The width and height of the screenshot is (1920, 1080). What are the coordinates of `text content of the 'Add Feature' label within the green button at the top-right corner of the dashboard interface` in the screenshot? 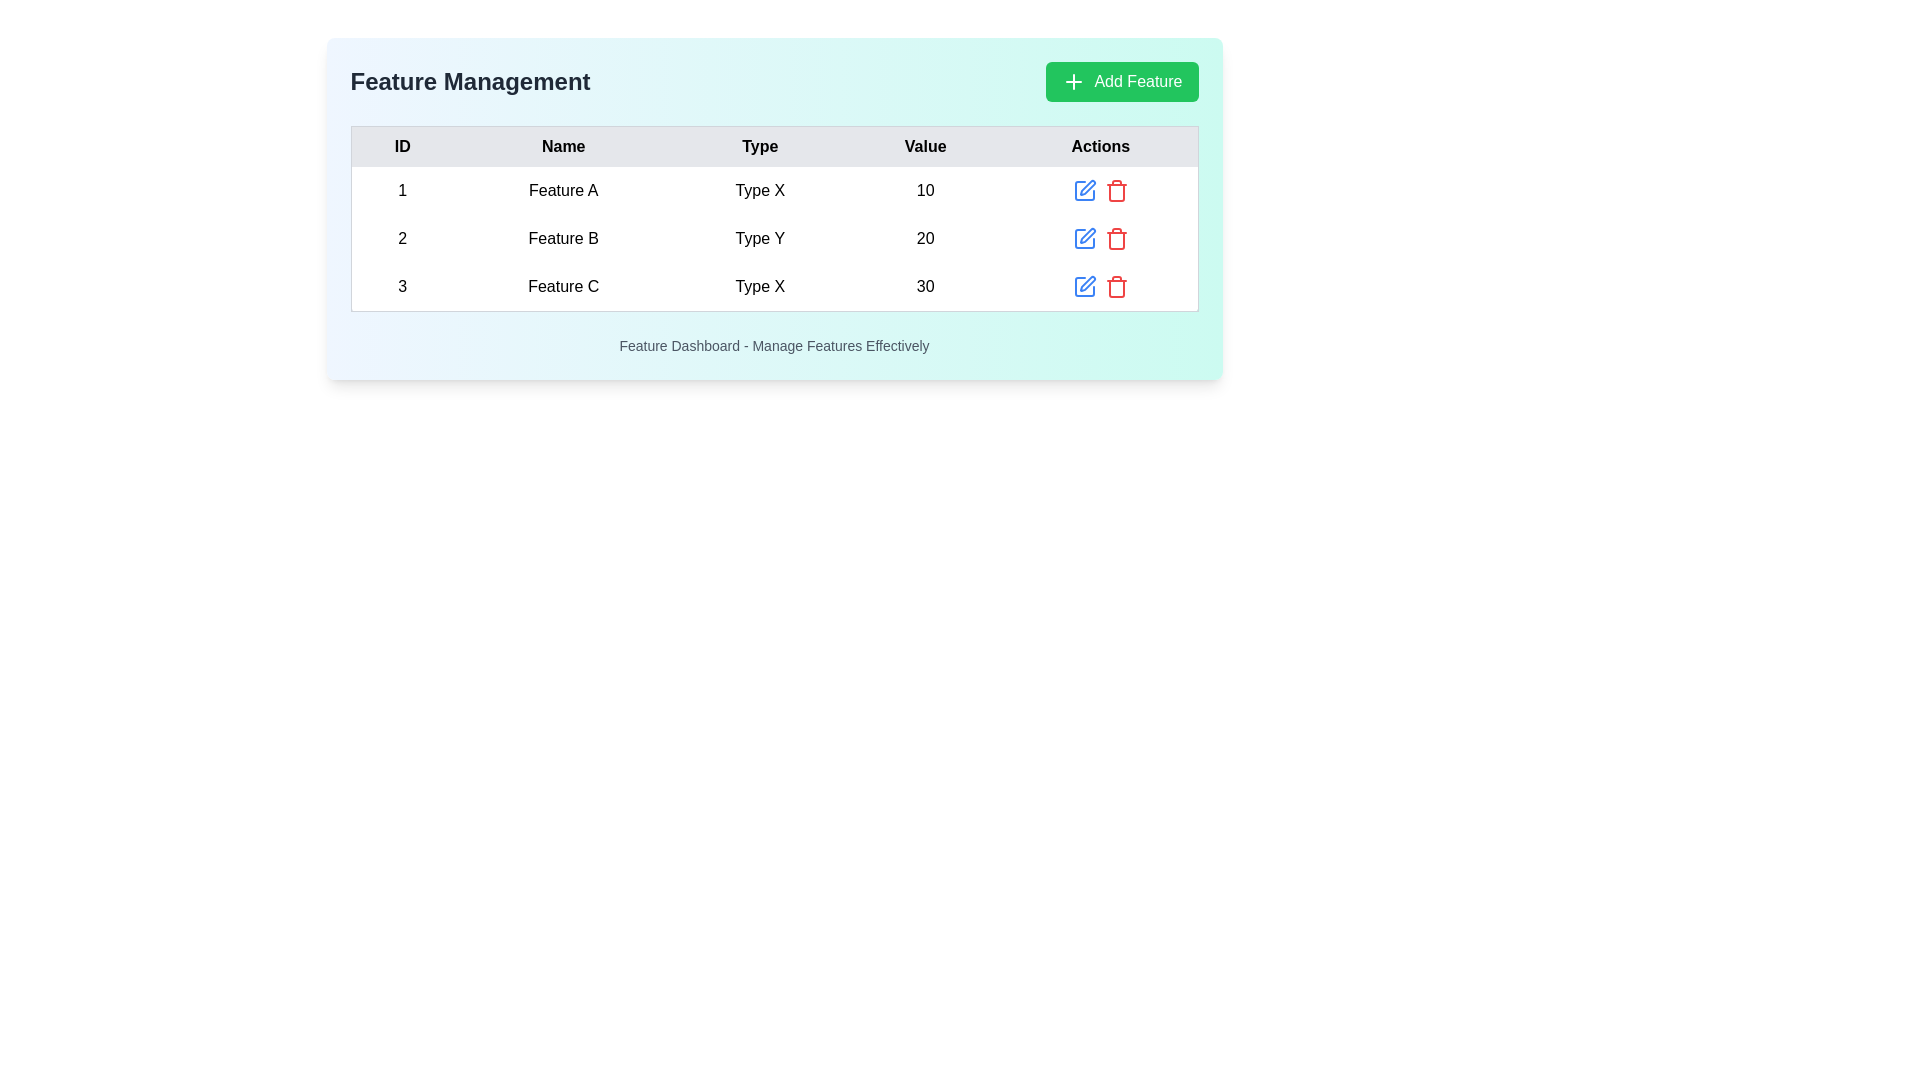 It's located at (1138, 80).